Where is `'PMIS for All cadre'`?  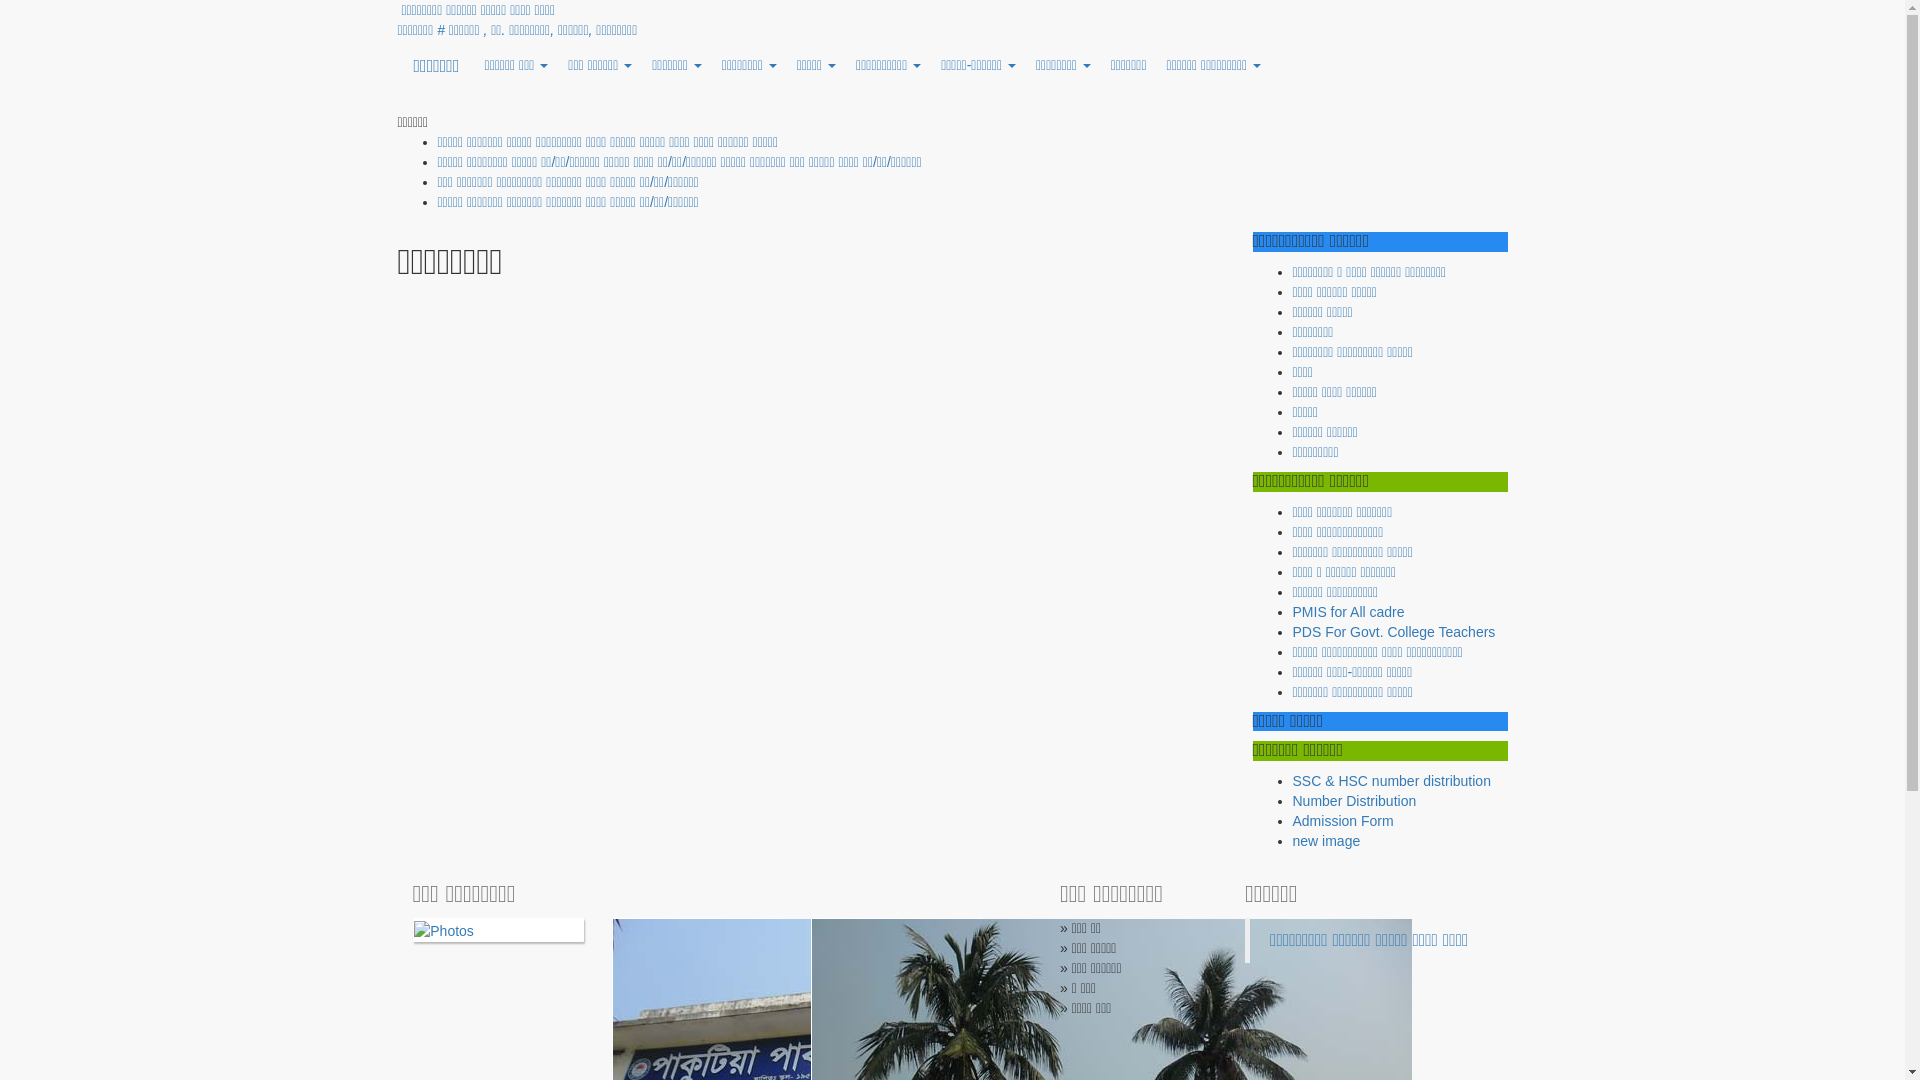
'PMIS for All cadre' is located at coordinates (1291, 611).